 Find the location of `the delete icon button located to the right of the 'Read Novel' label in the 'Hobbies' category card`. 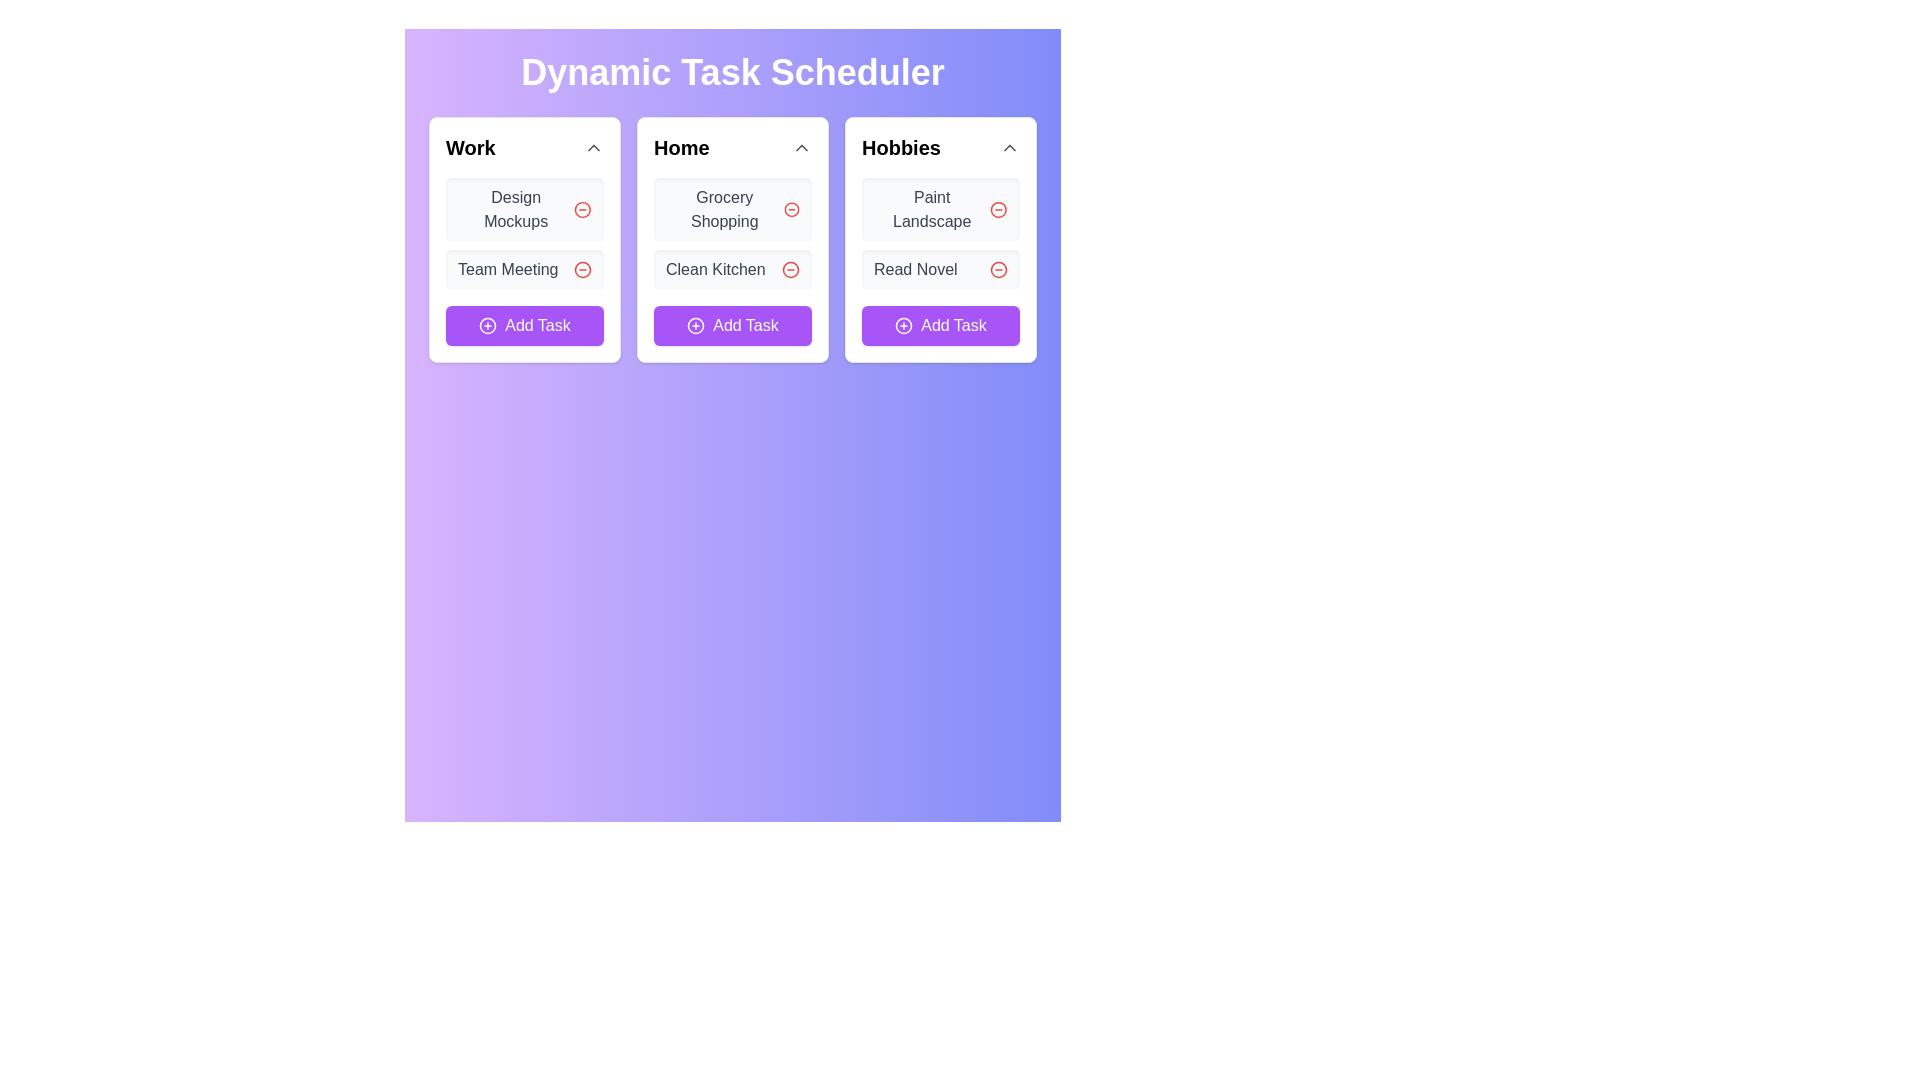

the delete icon button located to the right of the 'Read Novel' label in the 'Hobbies' category card is located at coordinates (998, 270).